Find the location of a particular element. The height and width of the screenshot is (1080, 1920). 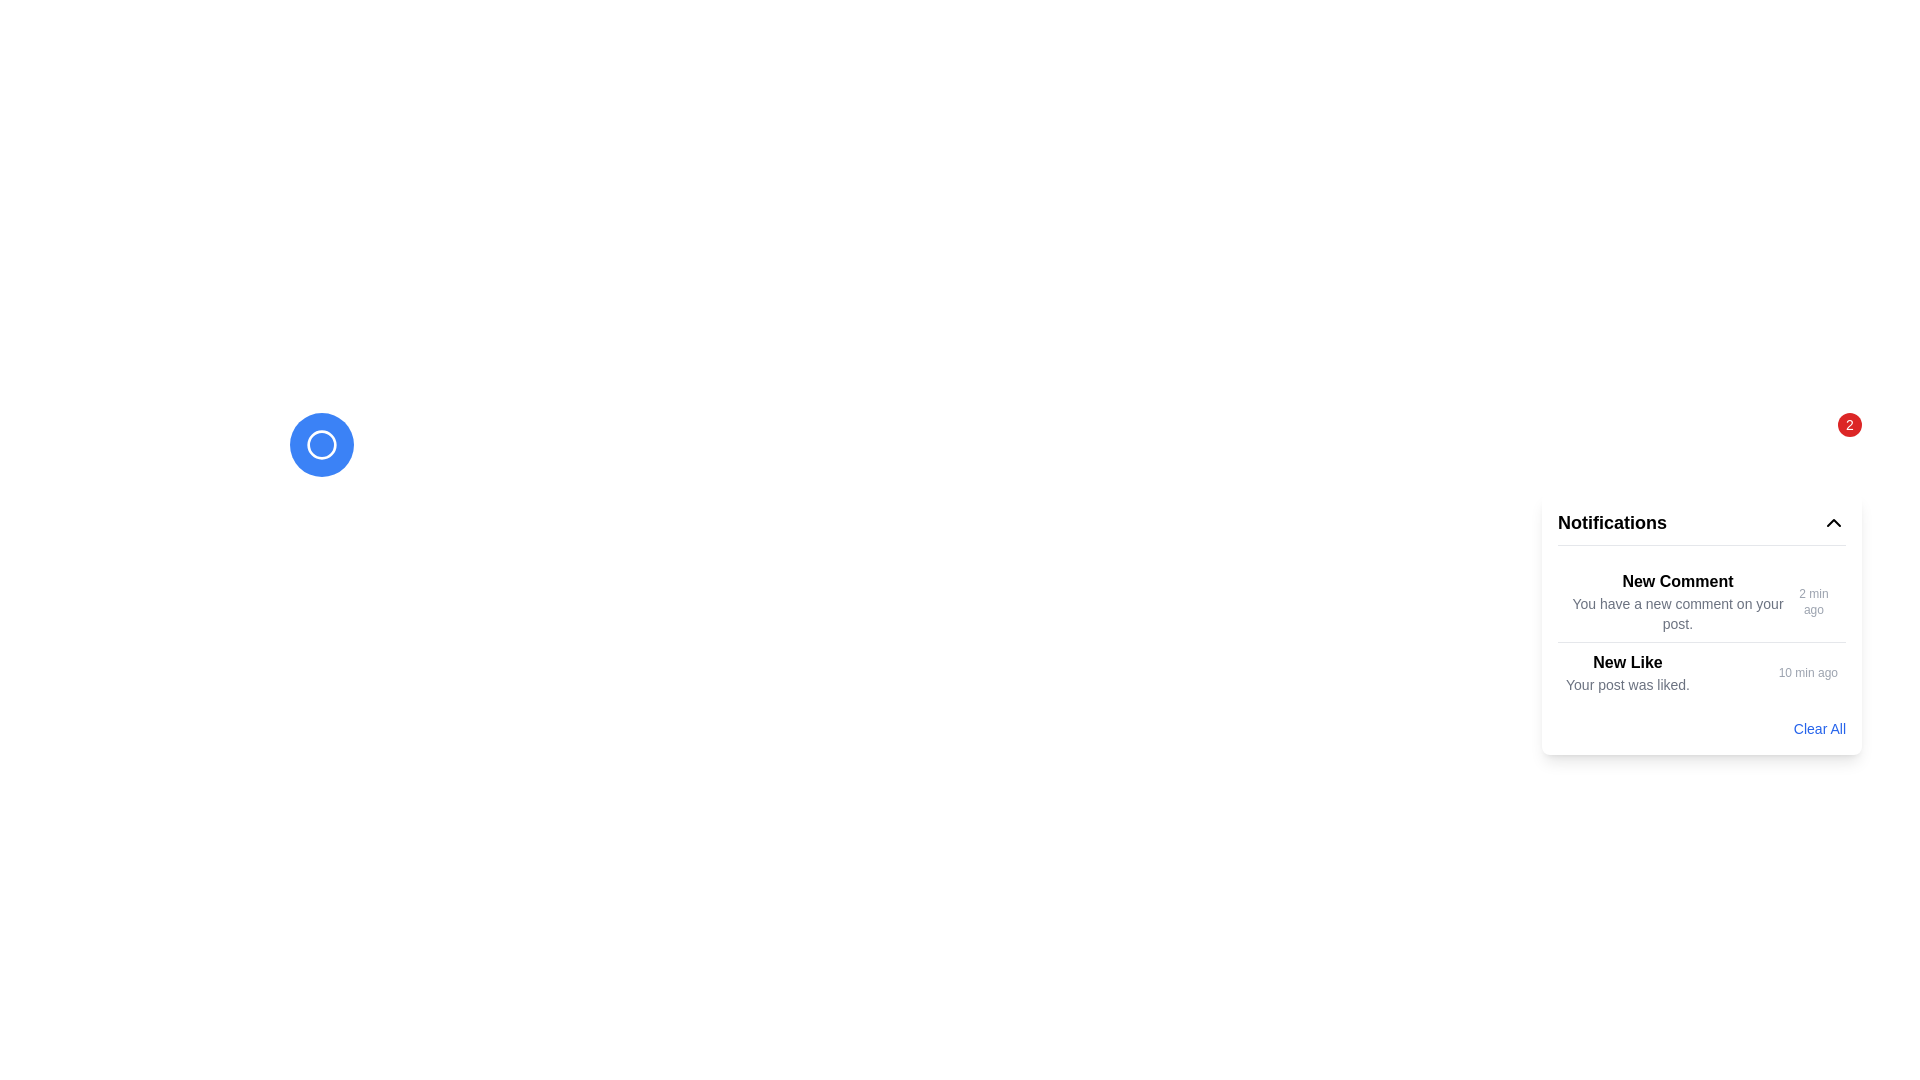

the muted gray text label "10 min ago" located at the bottom-right of the notification group, which indicates temporal information related to a new like is located at coordinates (1808, 672).